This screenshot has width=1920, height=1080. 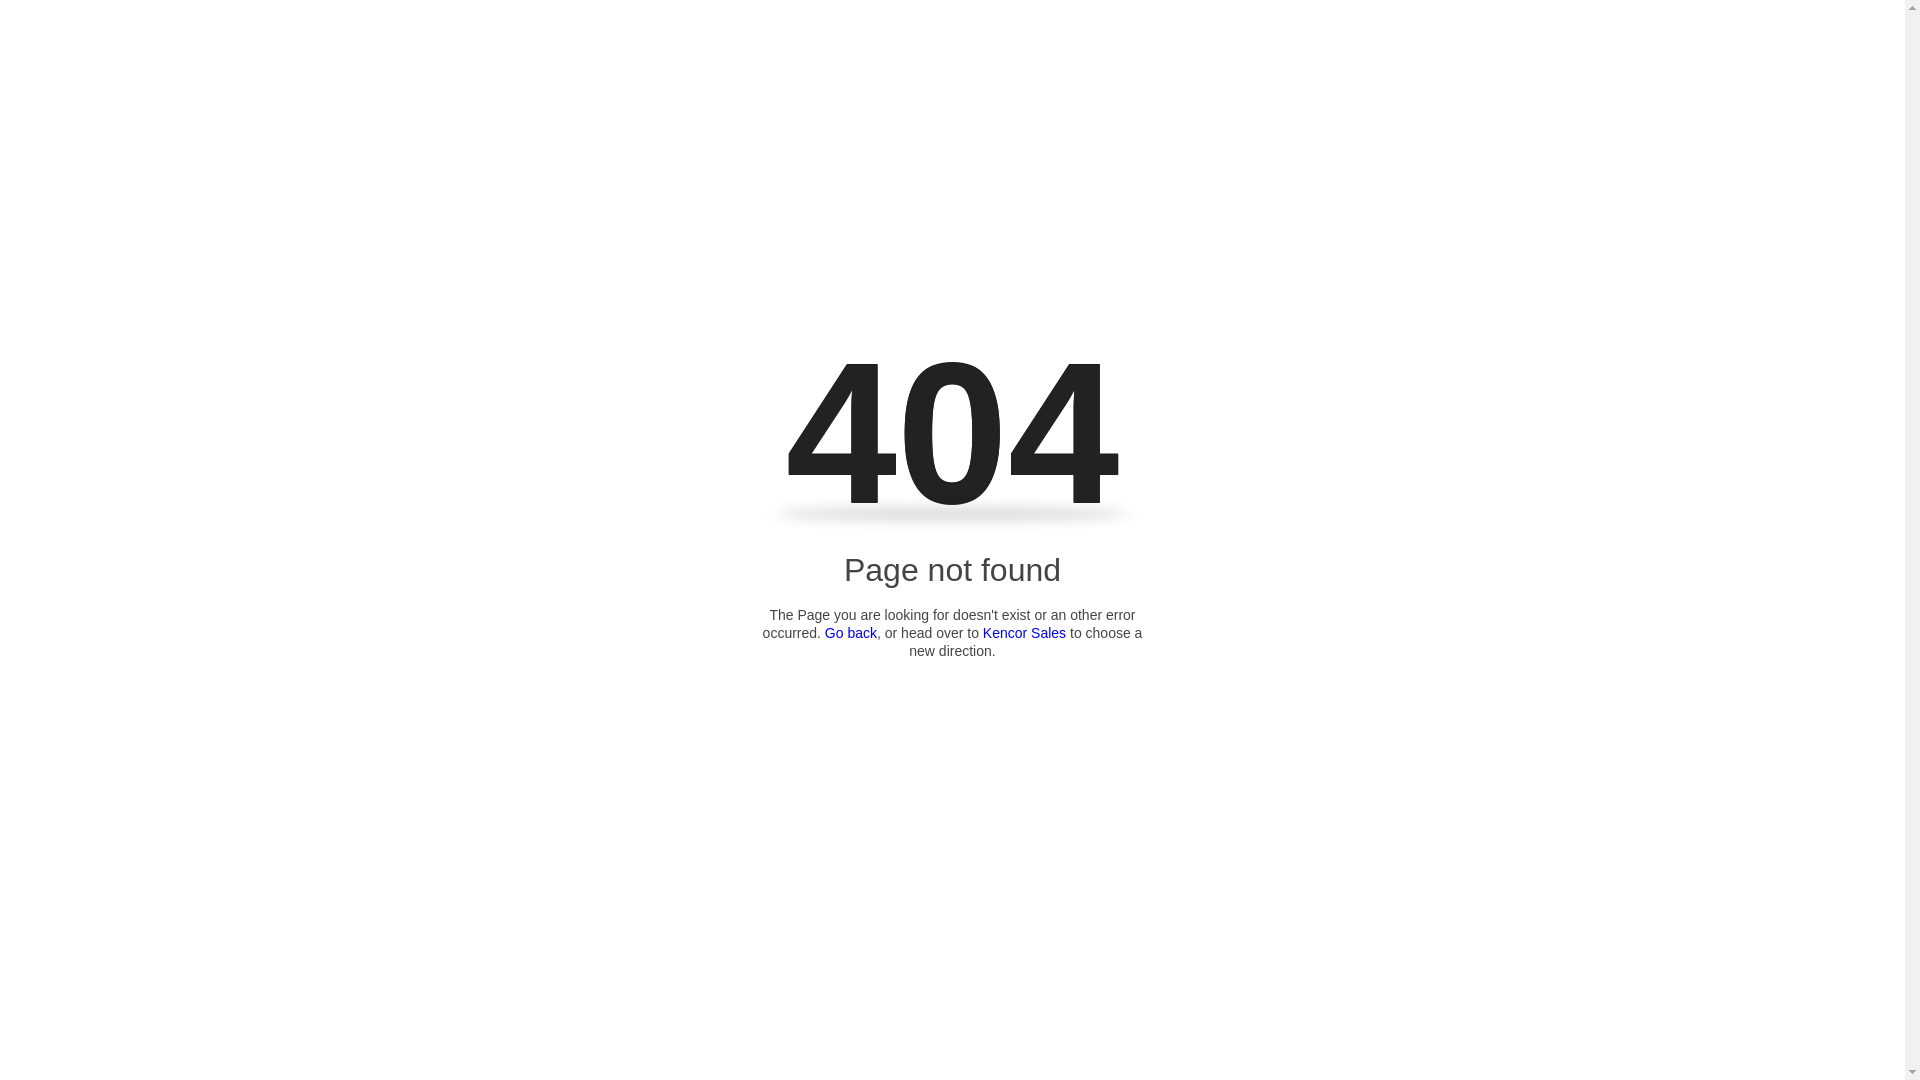 What do you see at coordinates (1024, 632) in the screenshot?
I see `'Kencor Sales'` at bounding box center [1024, 632].